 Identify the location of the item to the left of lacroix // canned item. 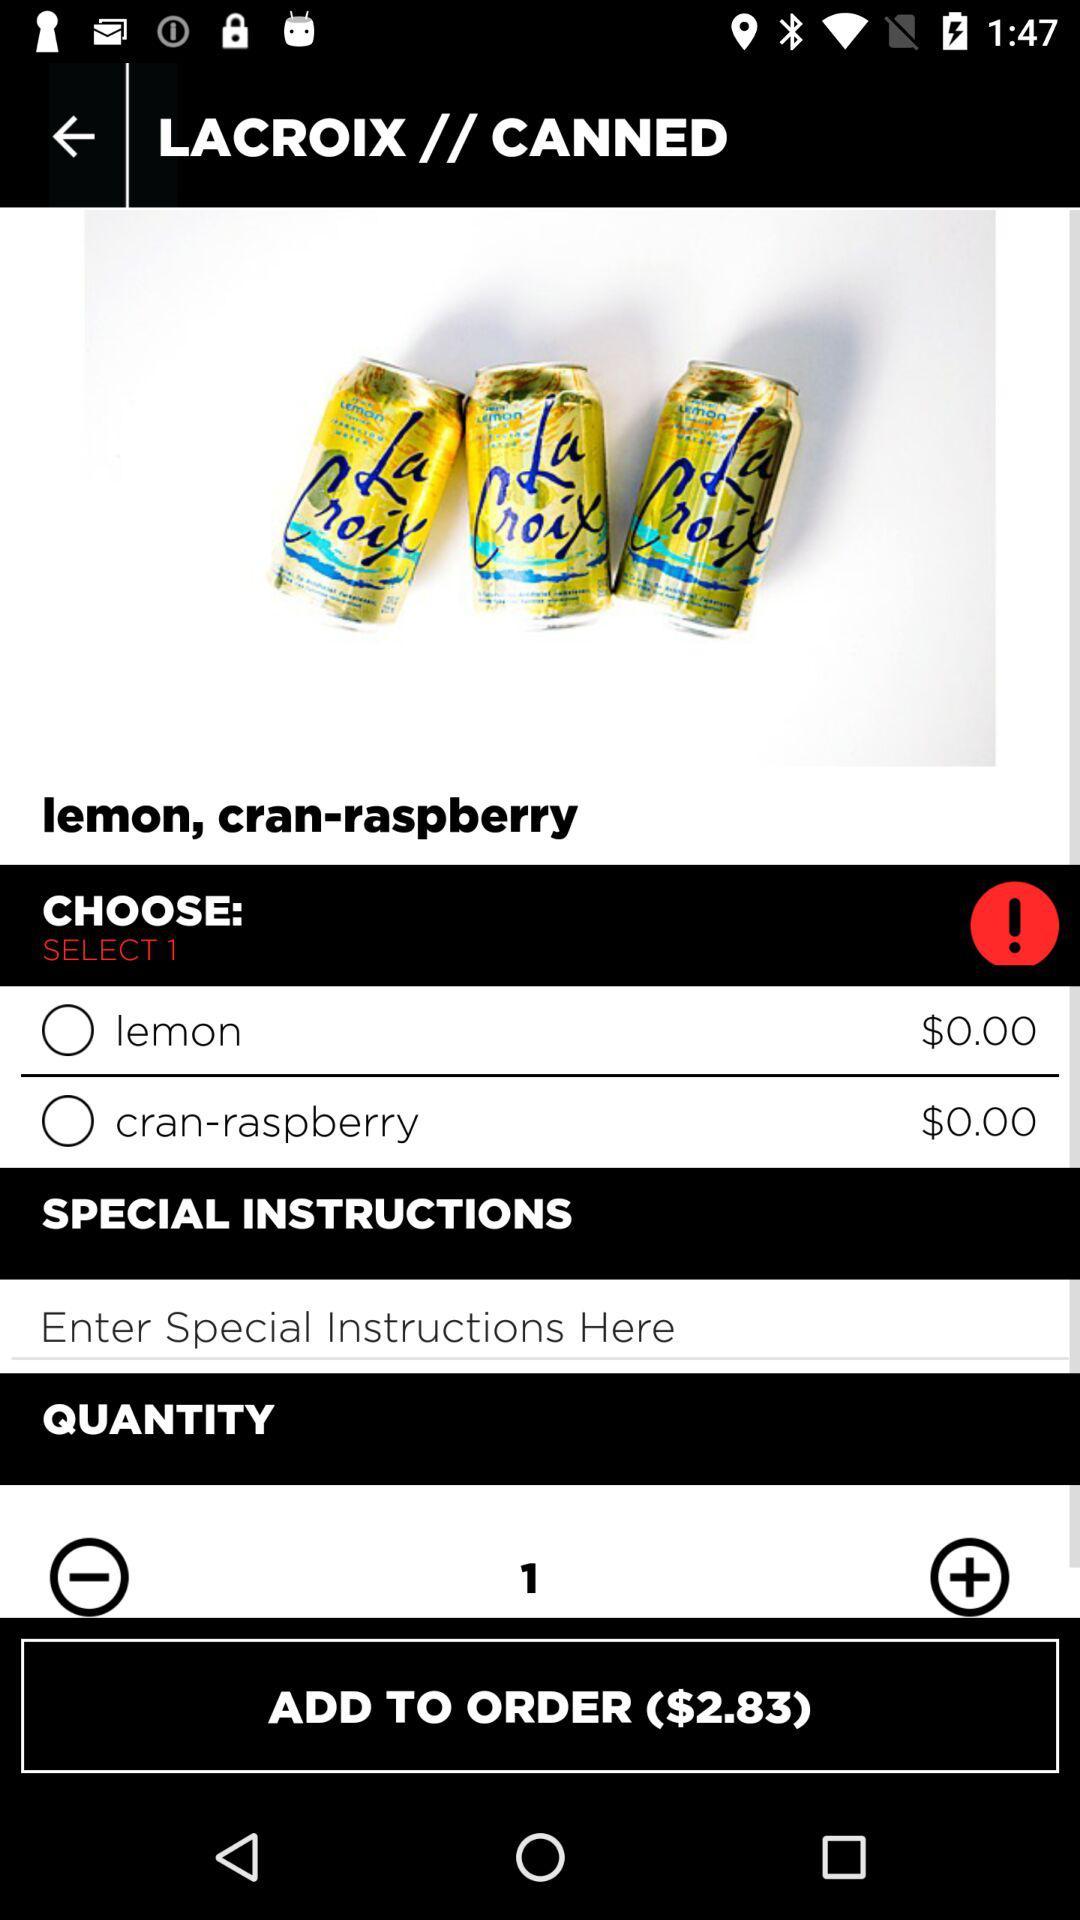
(72, 135).